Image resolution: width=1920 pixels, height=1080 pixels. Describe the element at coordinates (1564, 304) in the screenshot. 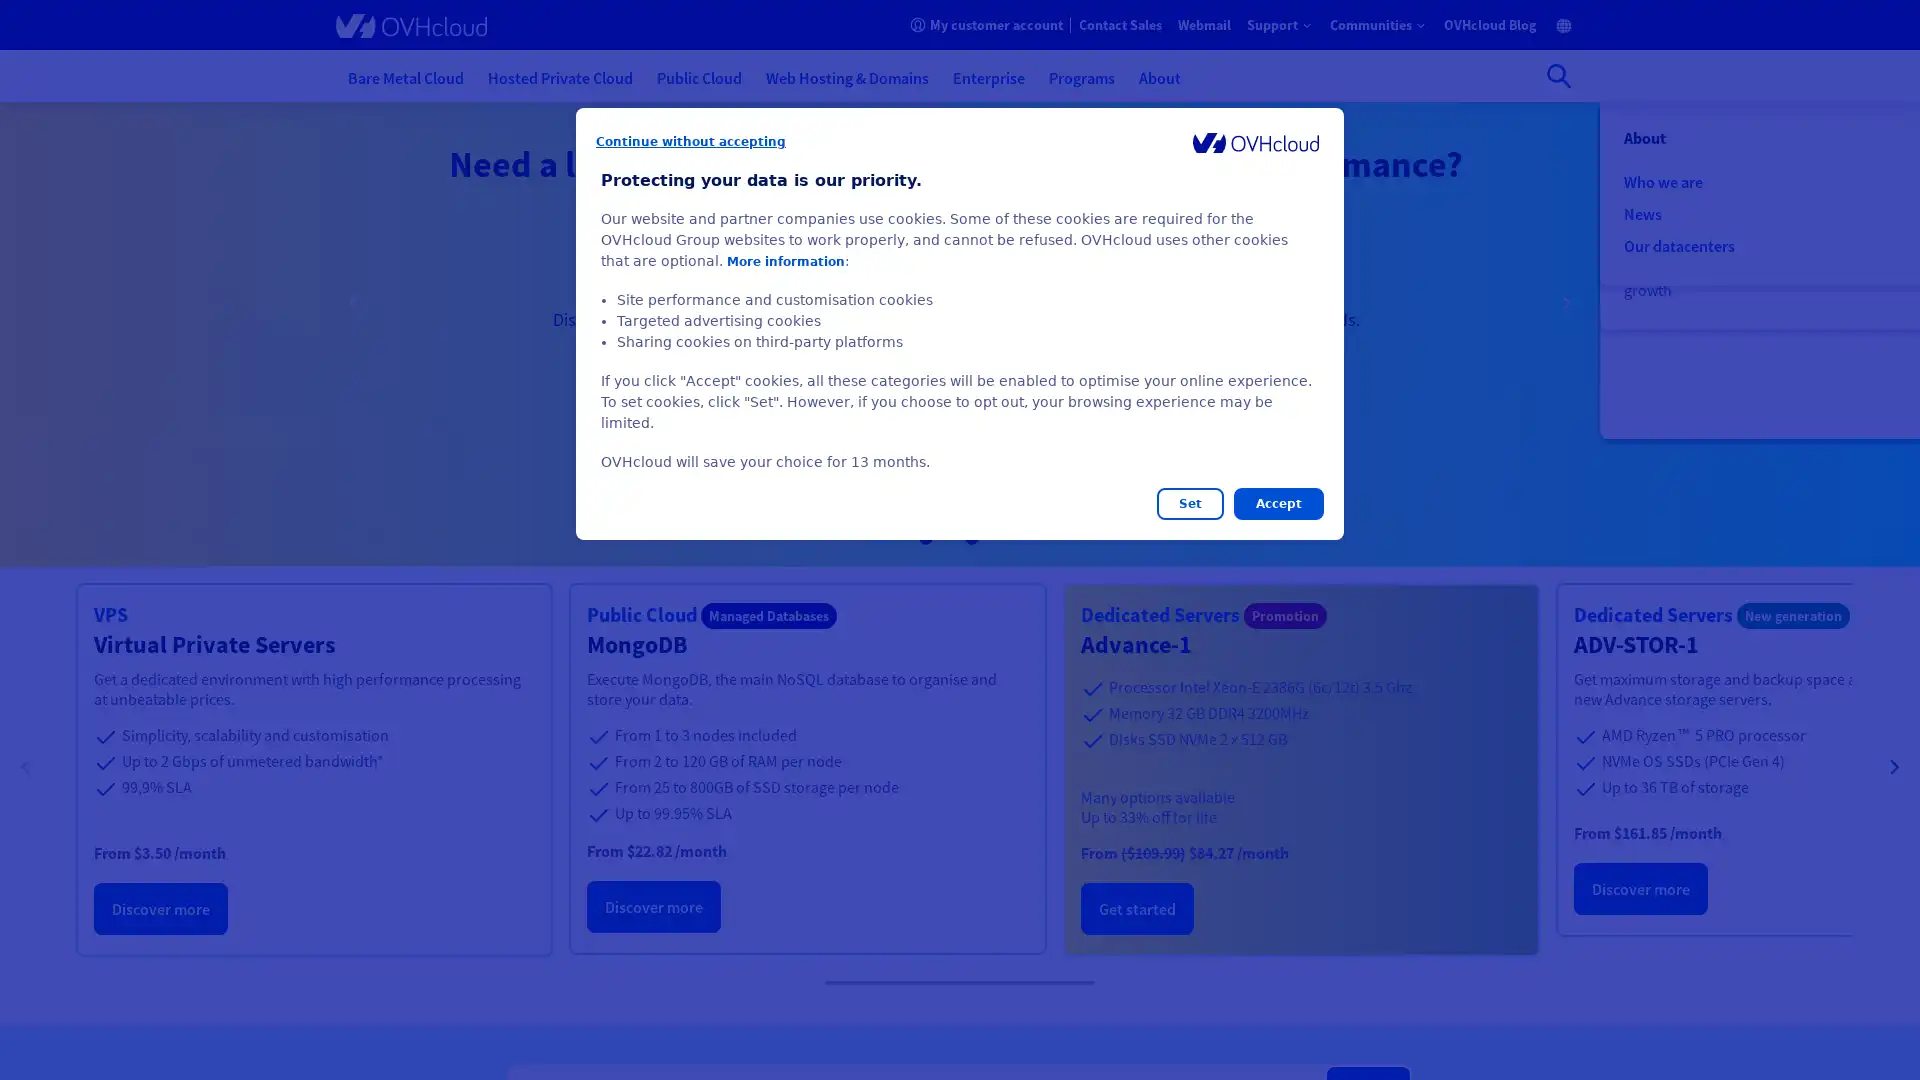

I see `Next` at that location.